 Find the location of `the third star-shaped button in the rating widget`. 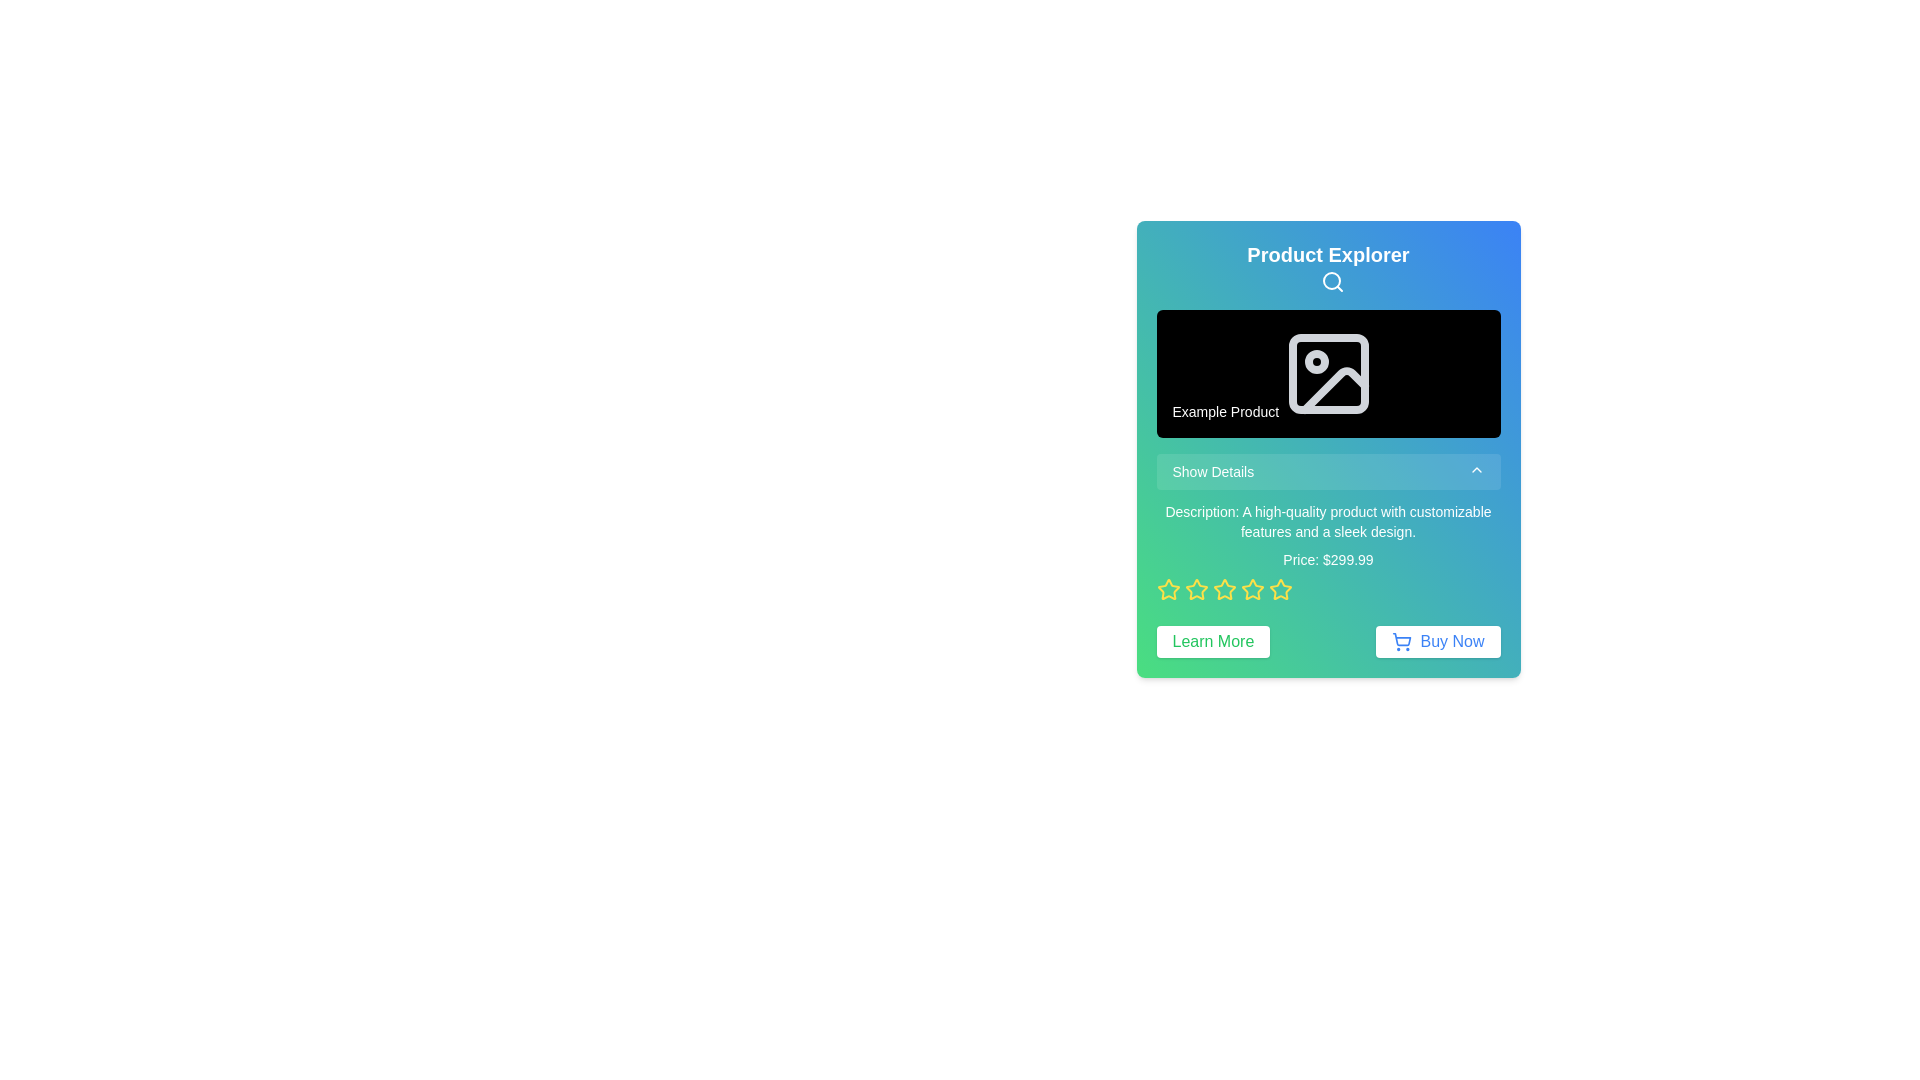

the third star-shaped button in the rating widget is located at coordinates (1223, 588).